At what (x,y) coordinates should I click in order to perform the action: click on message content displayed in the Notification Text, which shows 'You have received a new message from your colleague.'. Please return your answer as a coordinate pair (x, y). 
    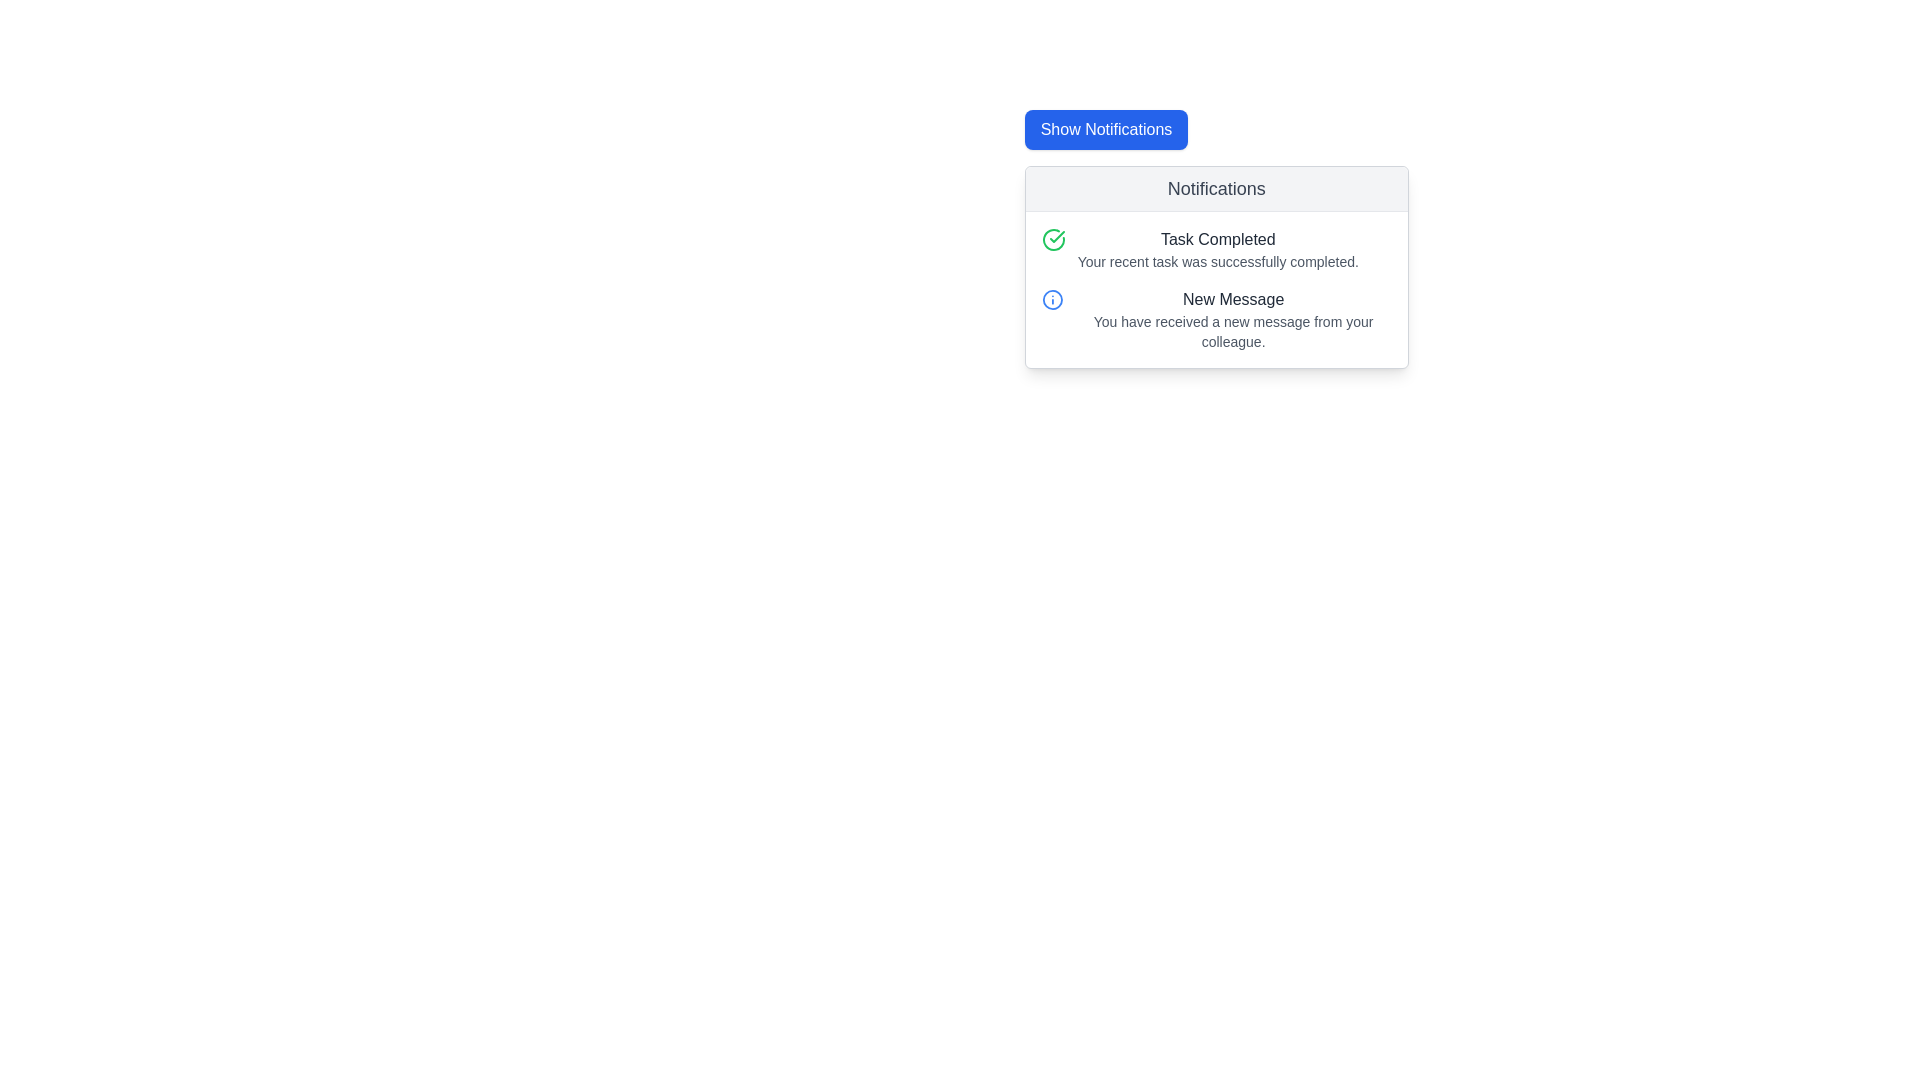
    Looking at the image, I should click on (1232, 319).